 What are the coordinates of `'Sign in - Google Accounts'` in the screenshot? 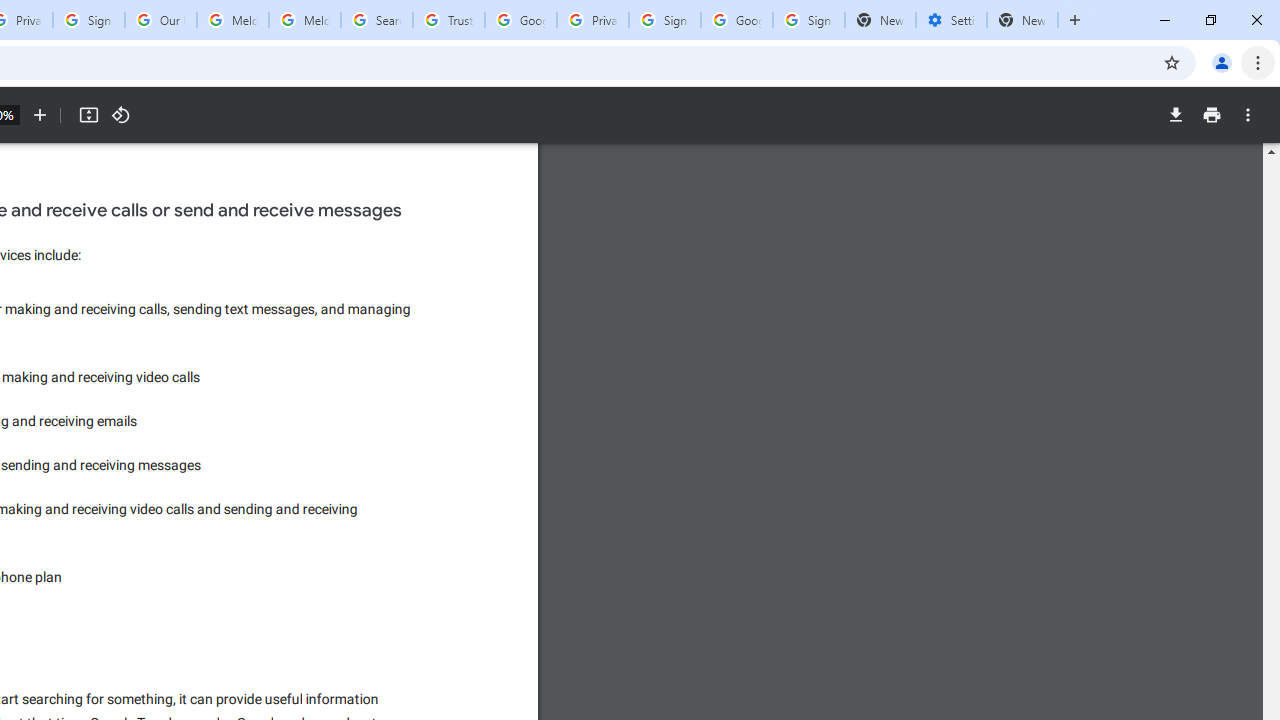 It's located at (664, 20).